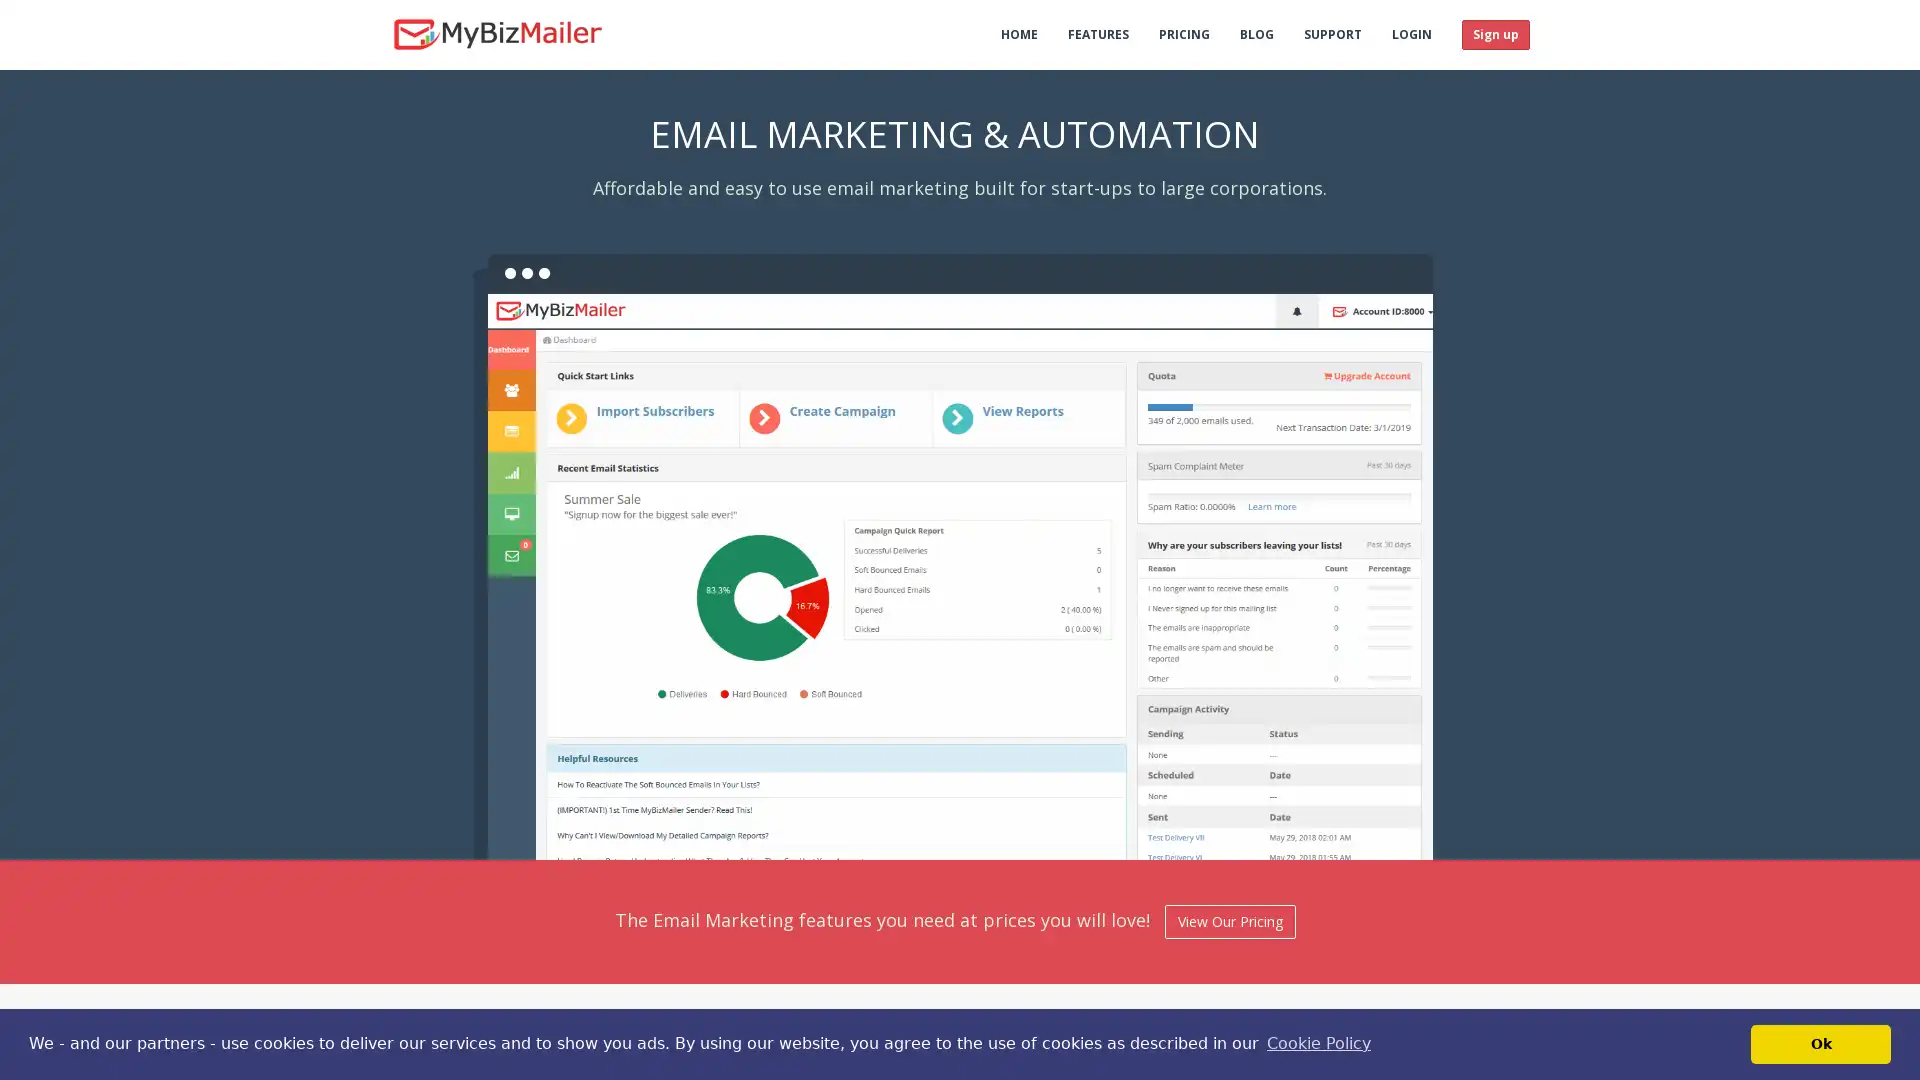  I want to click on learn more about cookies, so click(1318, 1043).